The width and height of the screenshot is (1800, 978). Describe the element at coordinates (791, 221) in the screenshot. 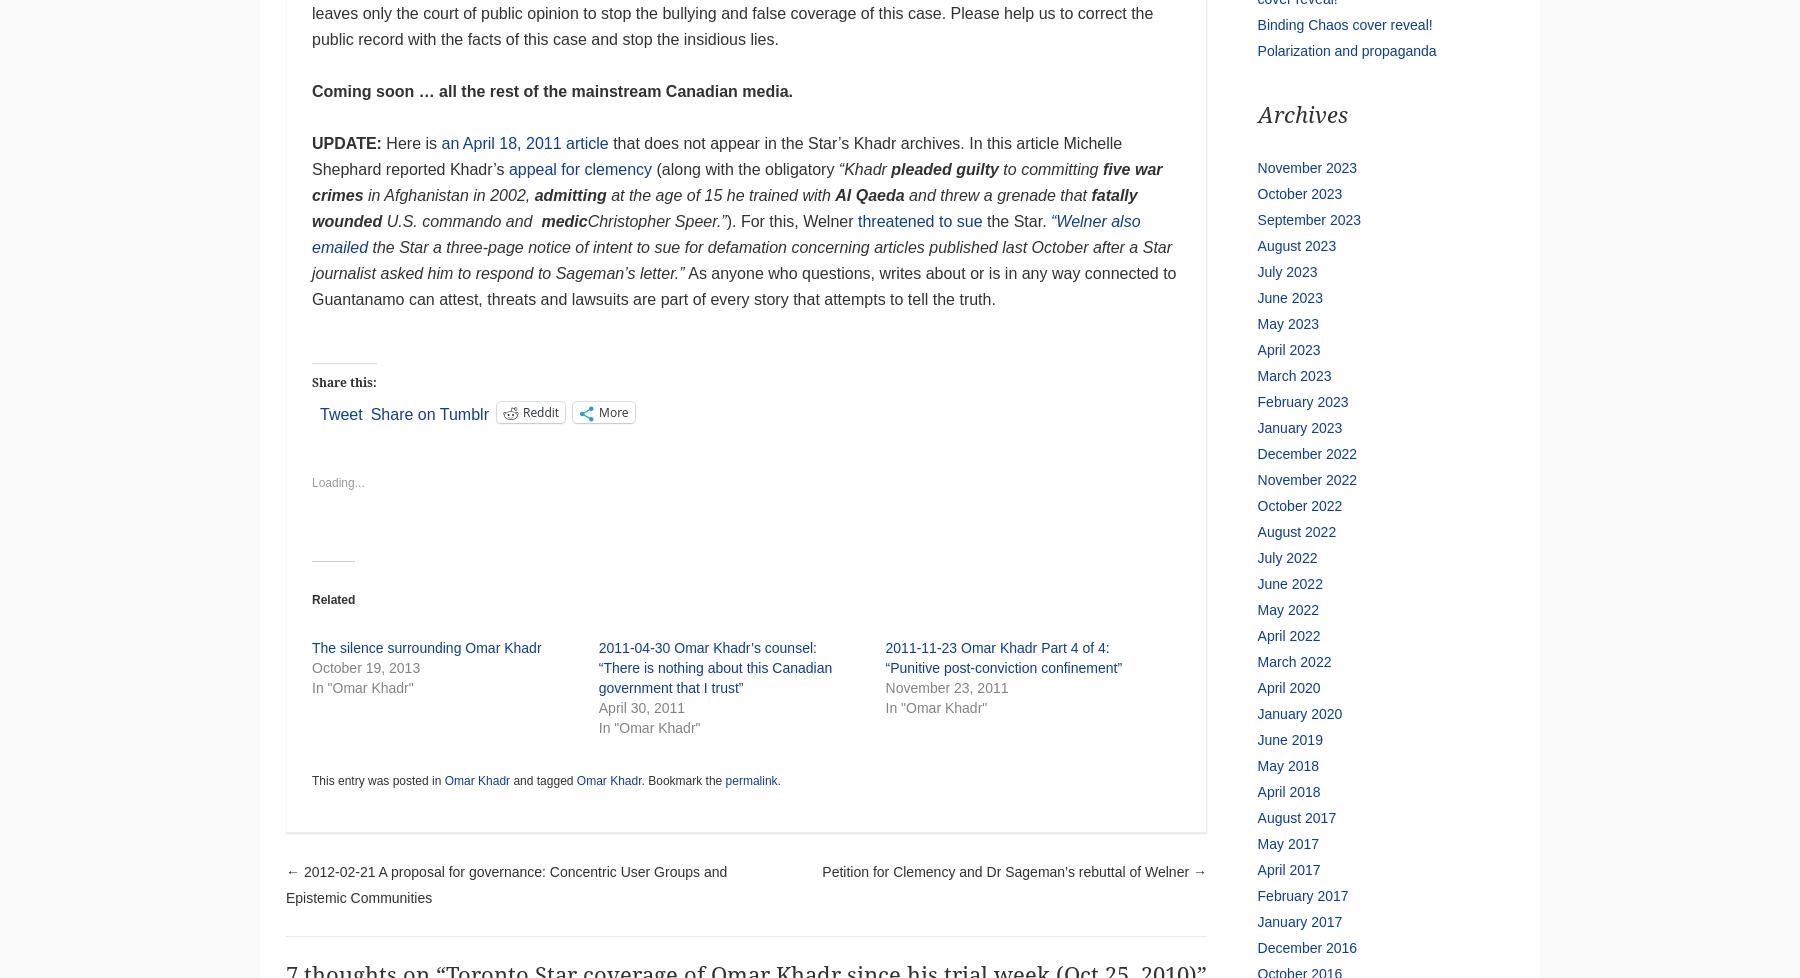

I see `'). For this, Welner'` at that location.